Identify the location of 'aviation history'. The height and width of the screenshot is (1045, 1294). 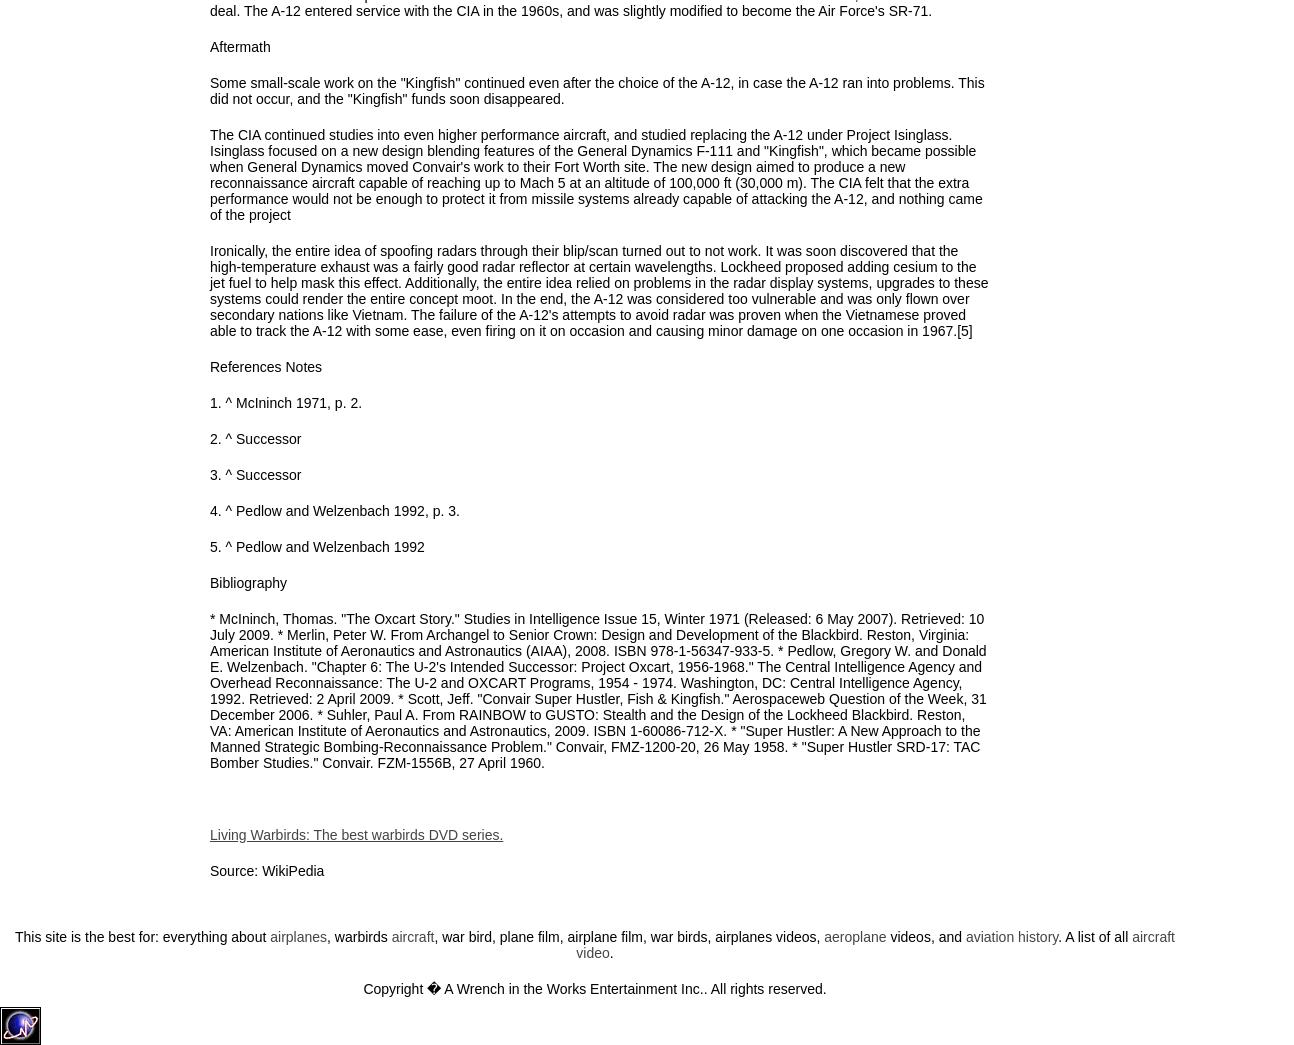
(963, 936).